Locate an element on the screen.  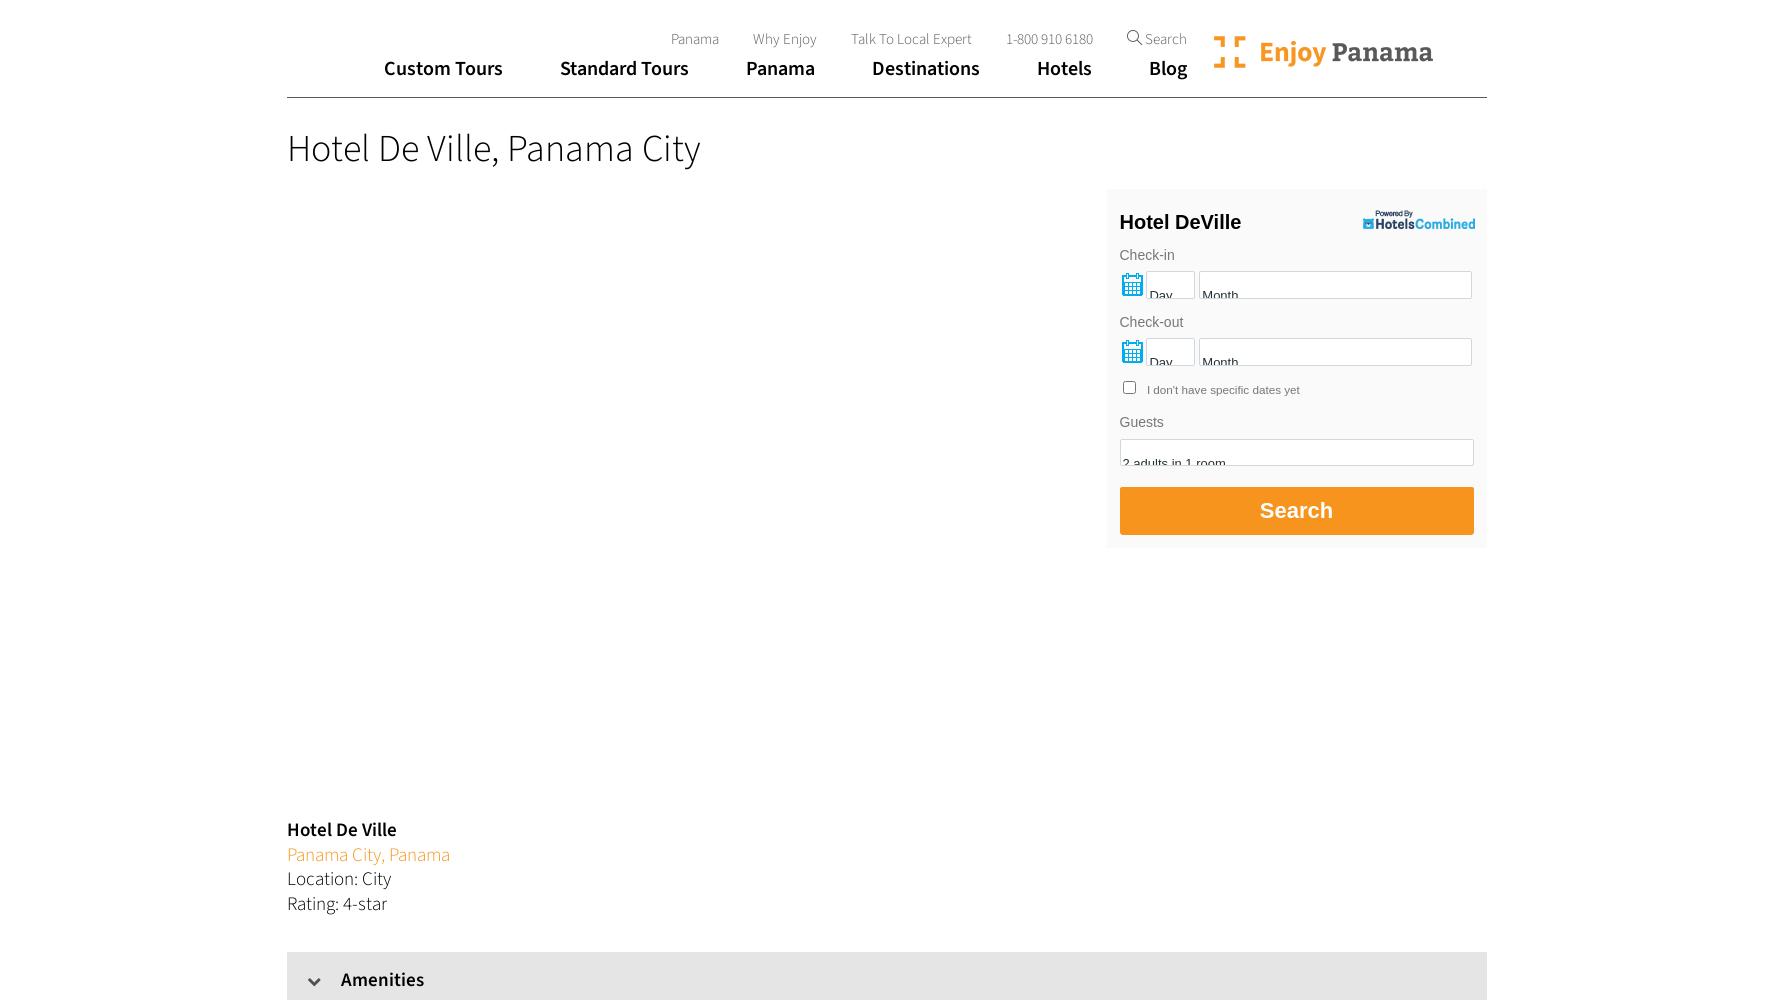
'Packages' is located at coordinates (613, 241).